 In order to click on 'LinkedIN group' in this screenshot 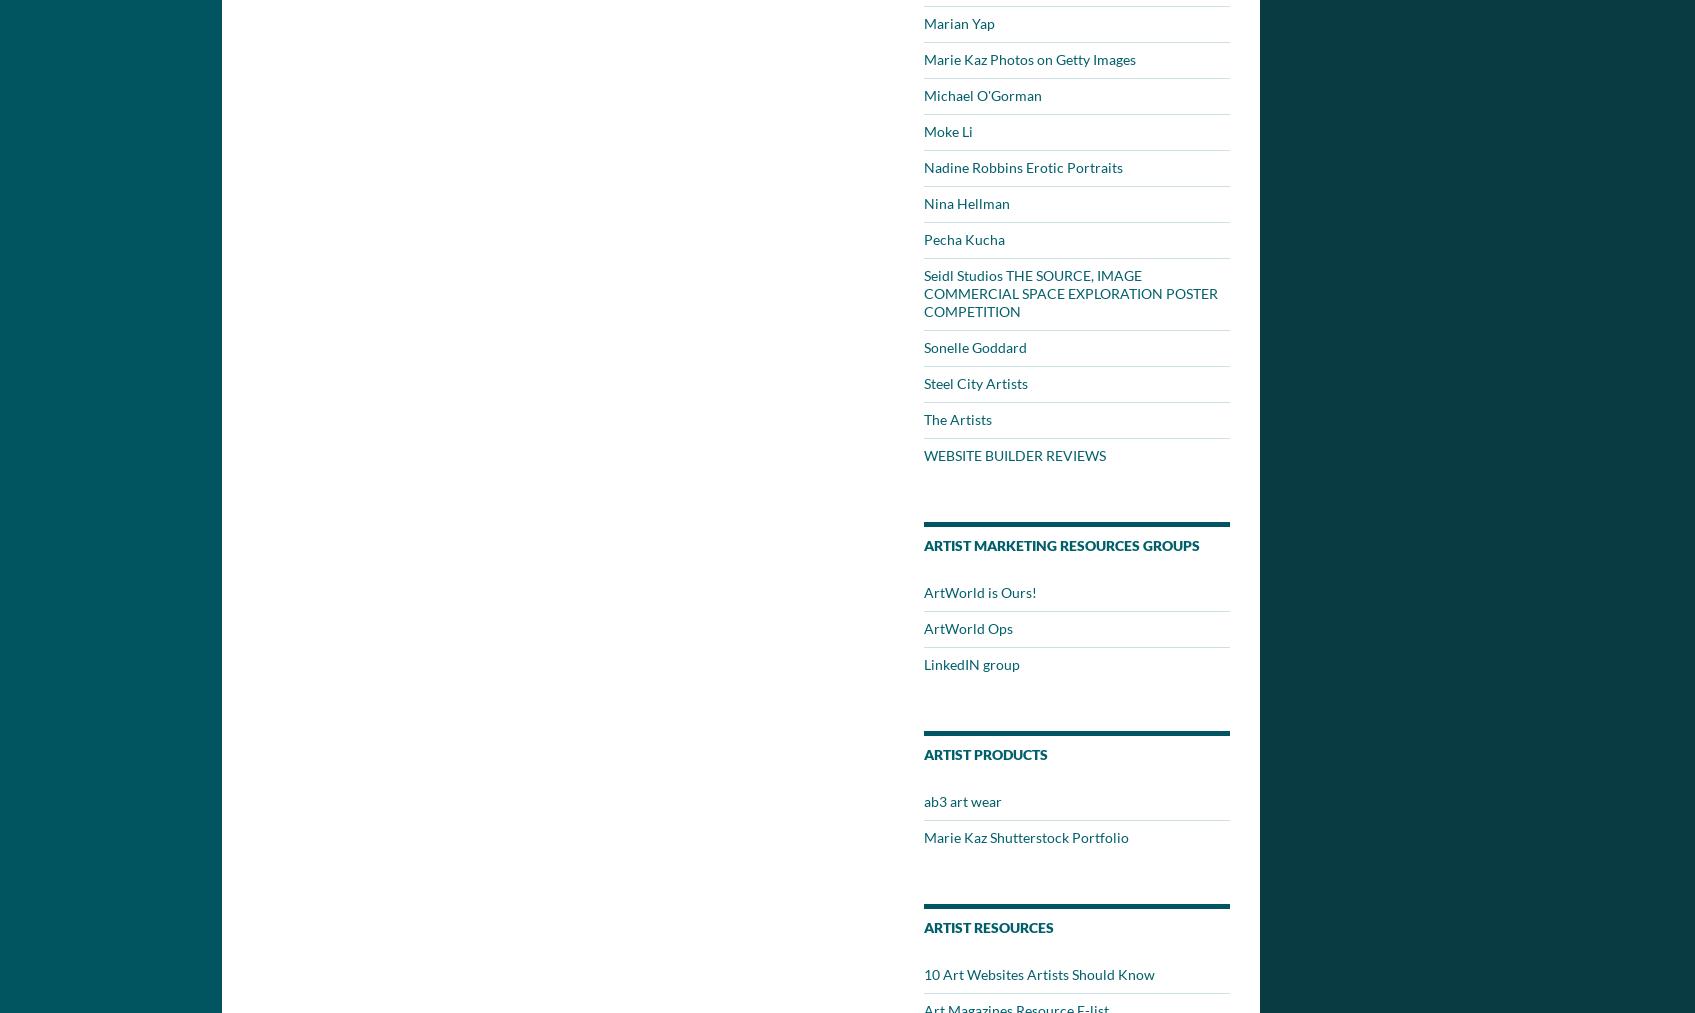, I will do `click(923, 663)`.